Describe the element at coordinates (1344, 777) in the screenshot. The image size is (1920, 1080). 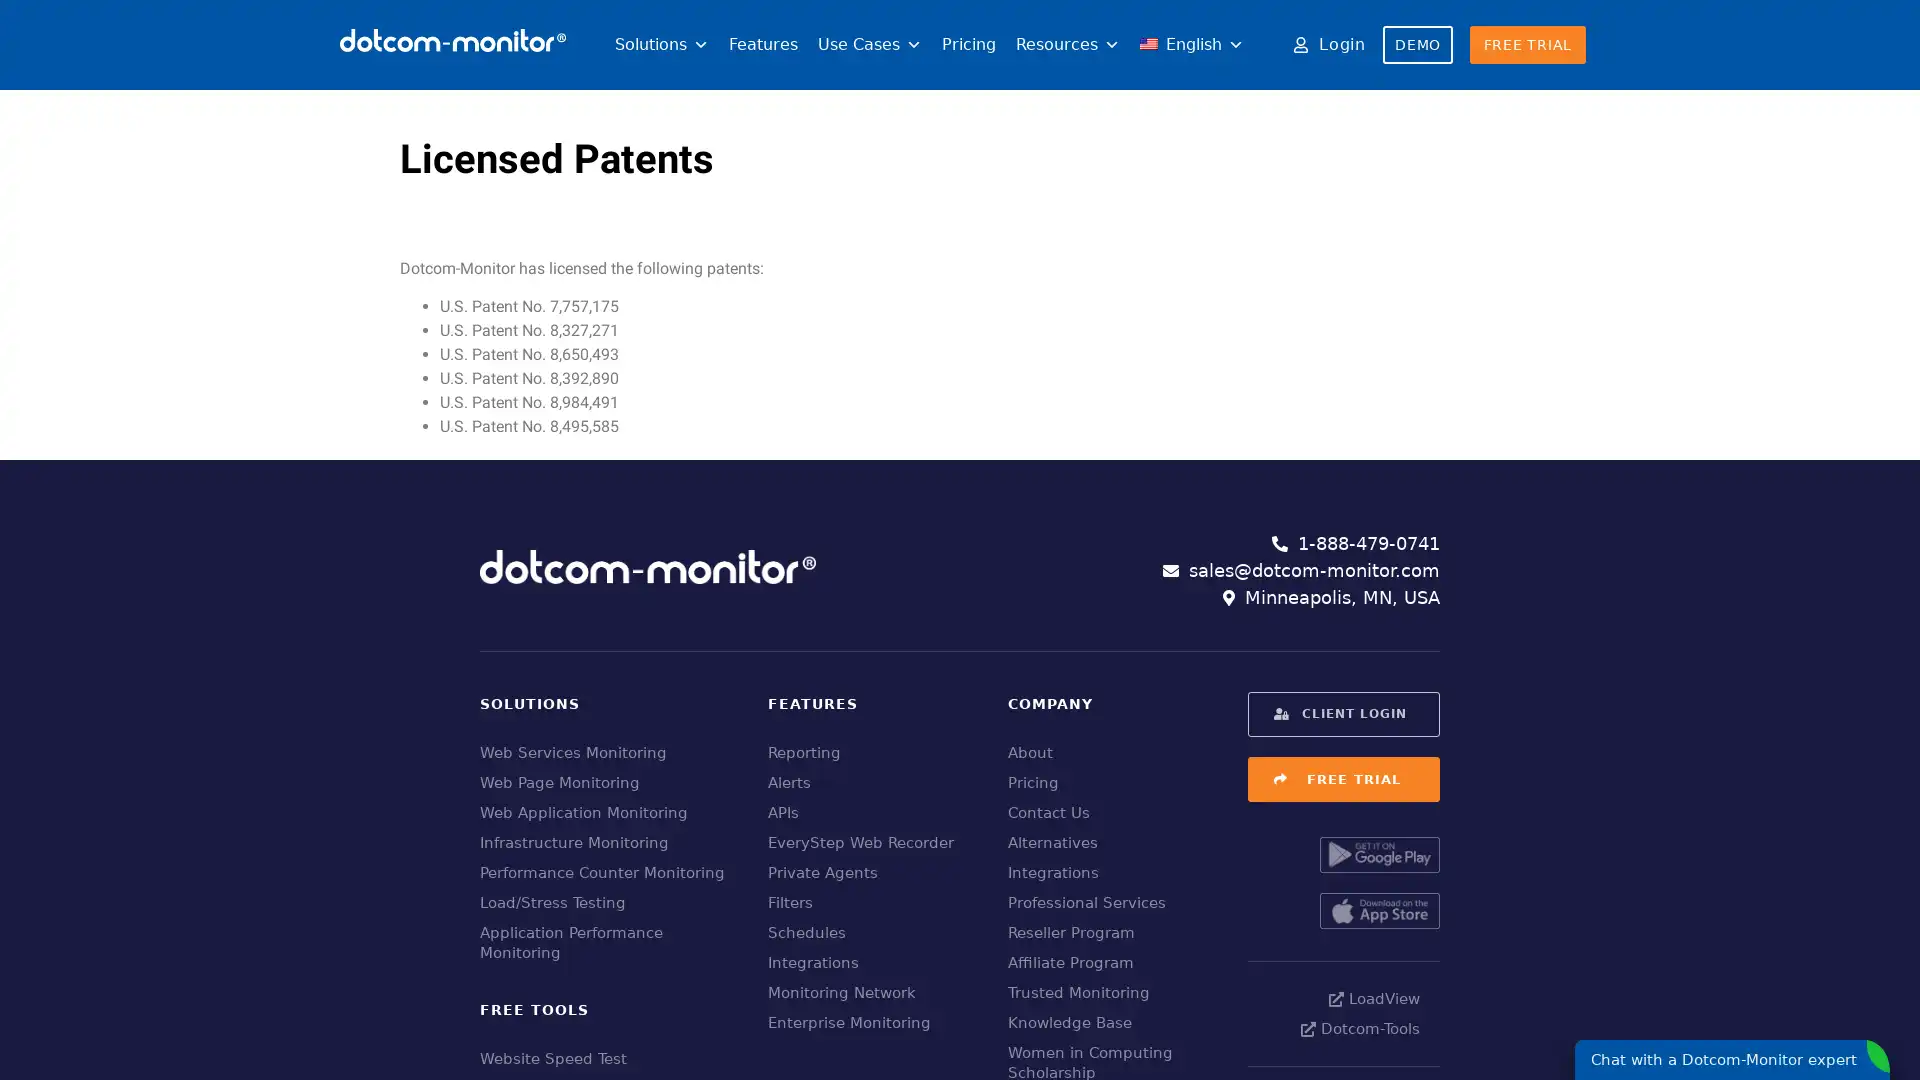
I see `FREE TRIAL` at that location.